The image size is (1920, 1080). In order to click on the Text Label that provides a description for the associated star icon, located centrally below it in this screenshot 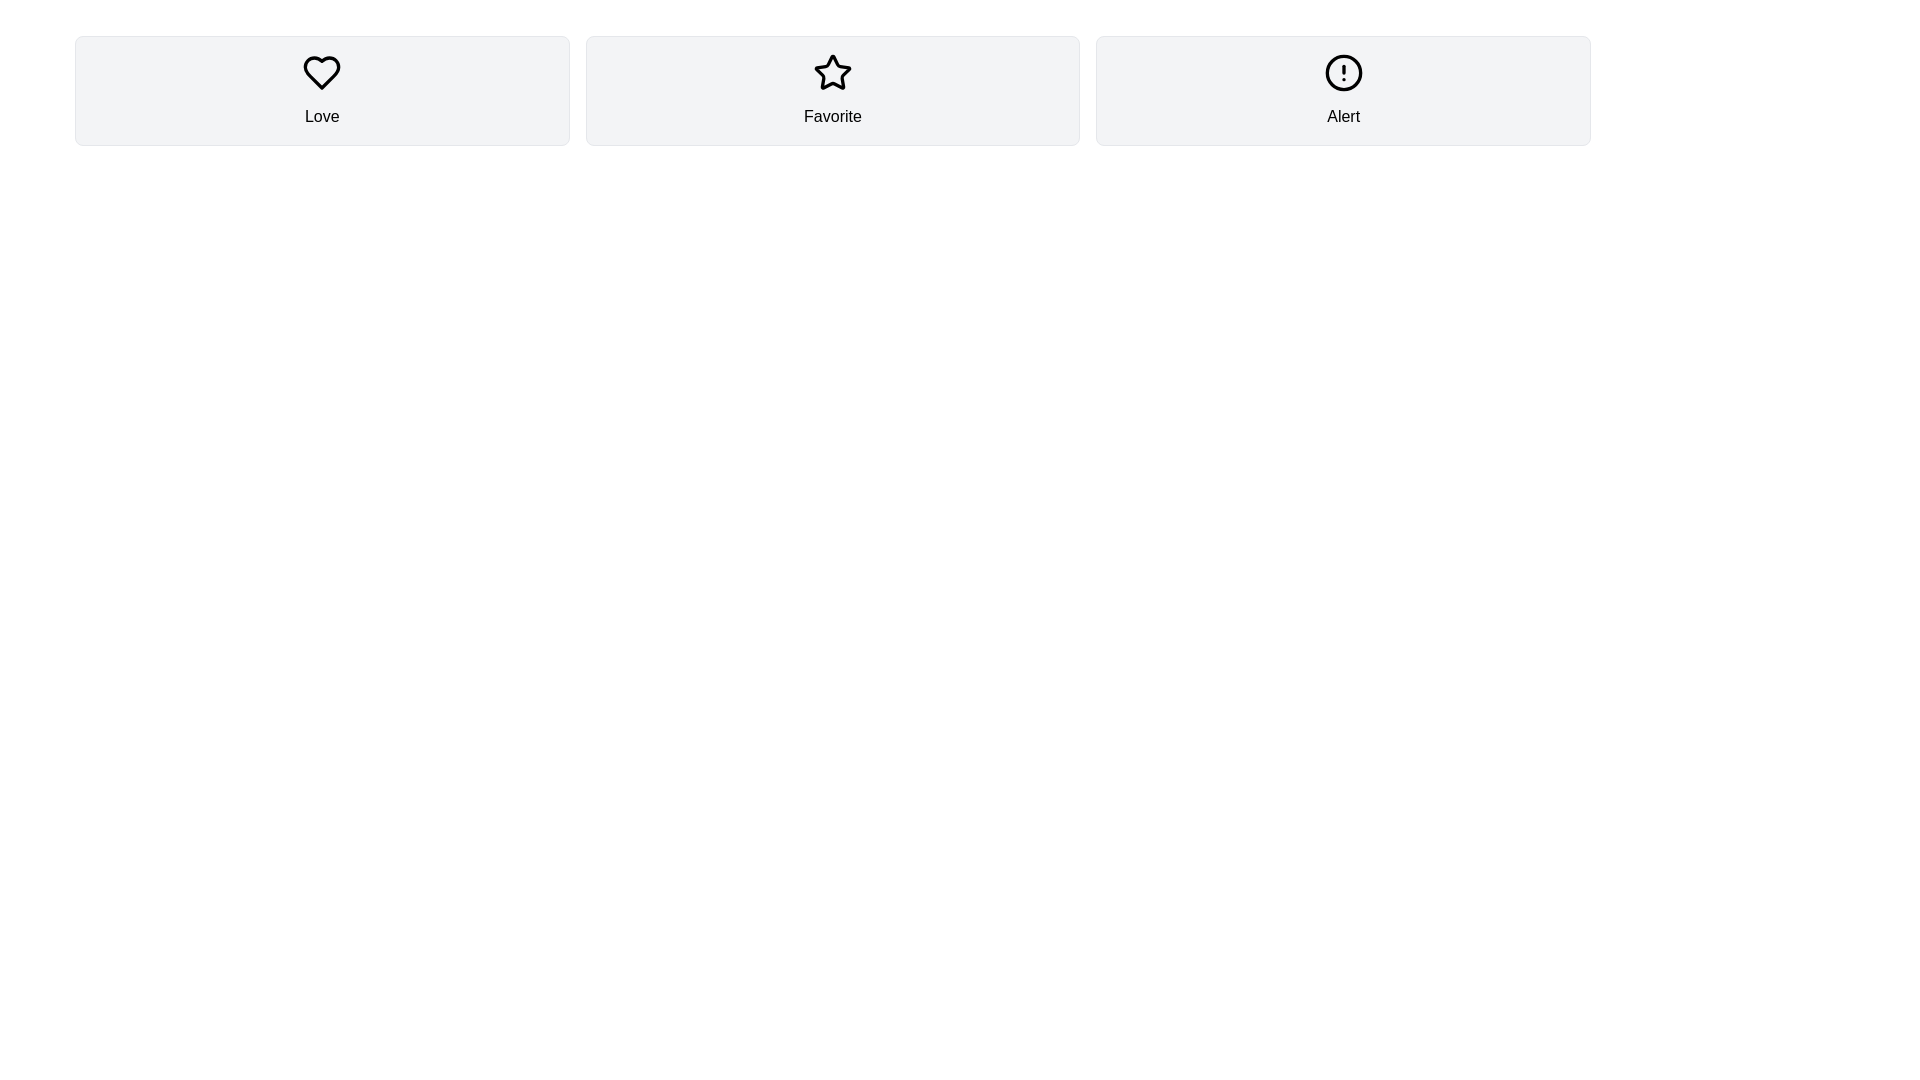, I will do `click(832, 116)`.